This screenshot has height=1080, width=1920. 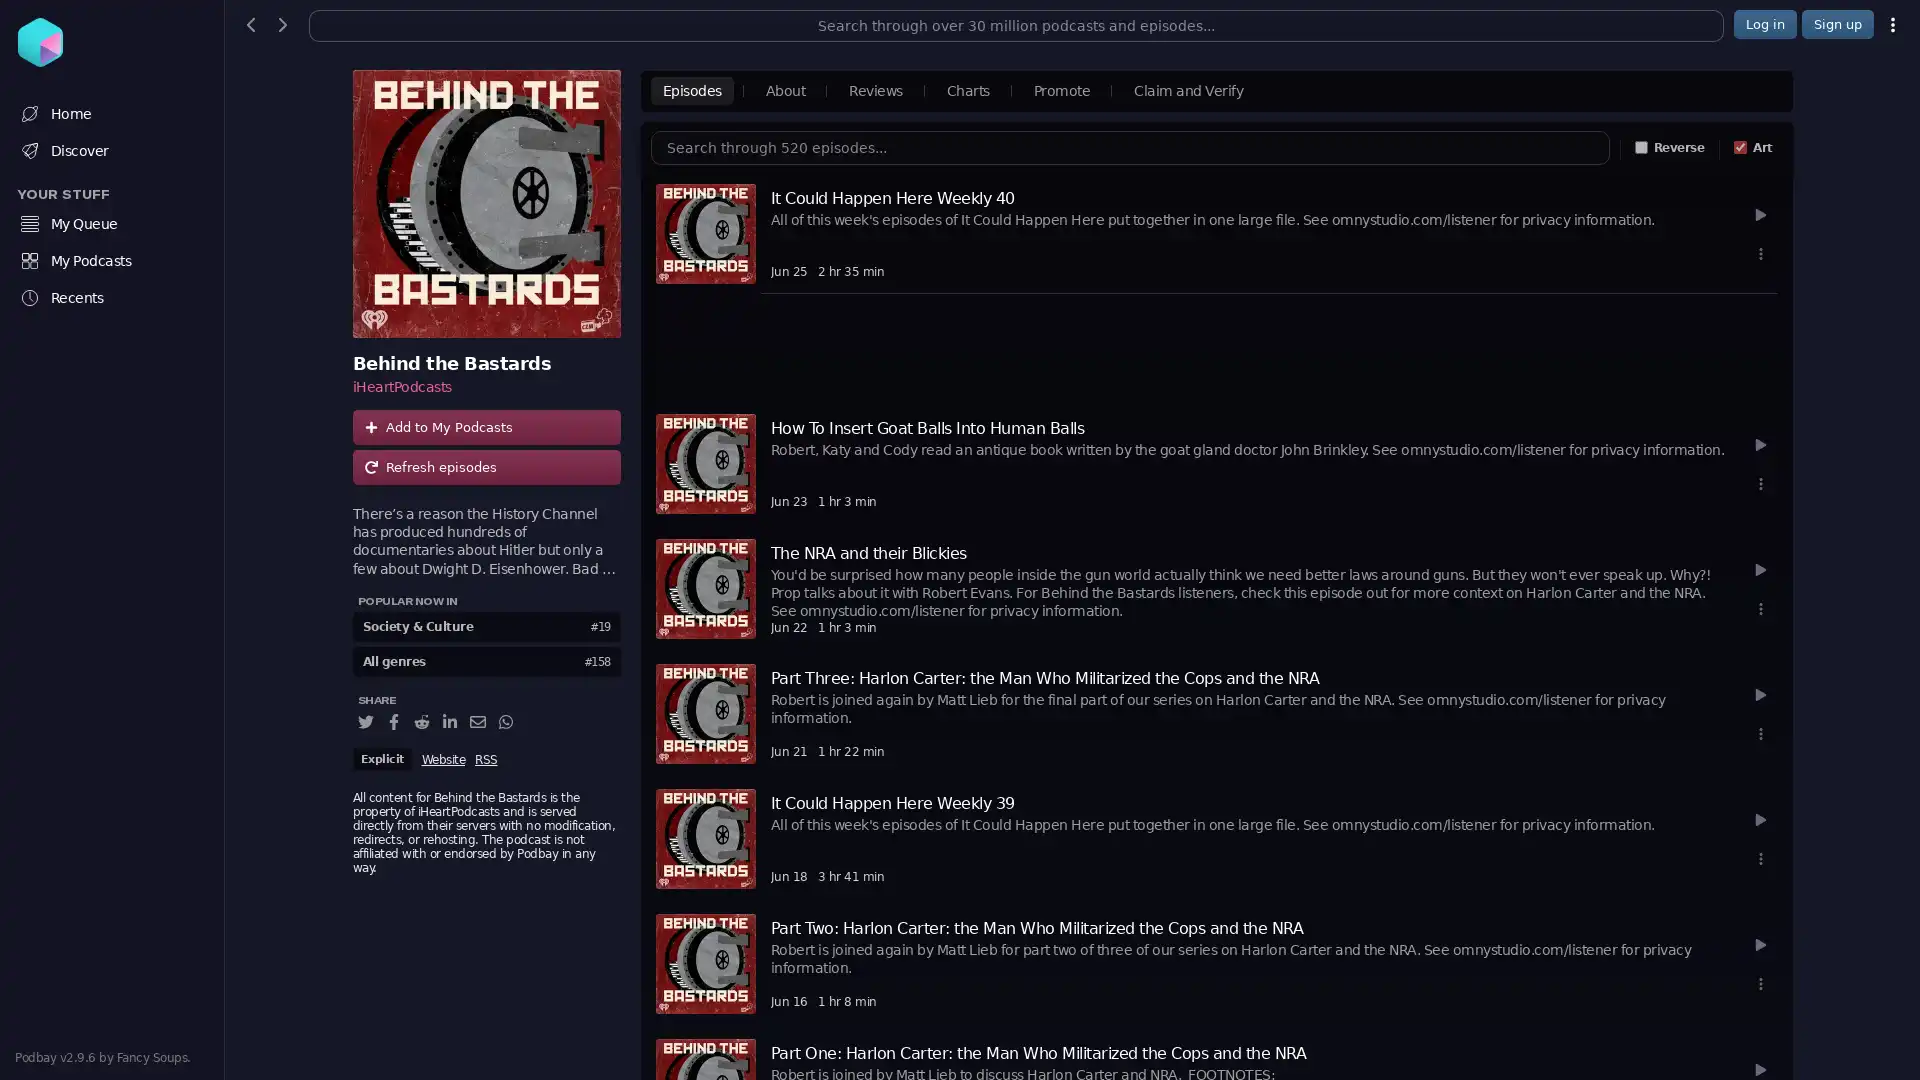 What do you see at coordinates (485, 467) in the screenshot?
I see `Refresh episodes` at bounding box center [485, 467].